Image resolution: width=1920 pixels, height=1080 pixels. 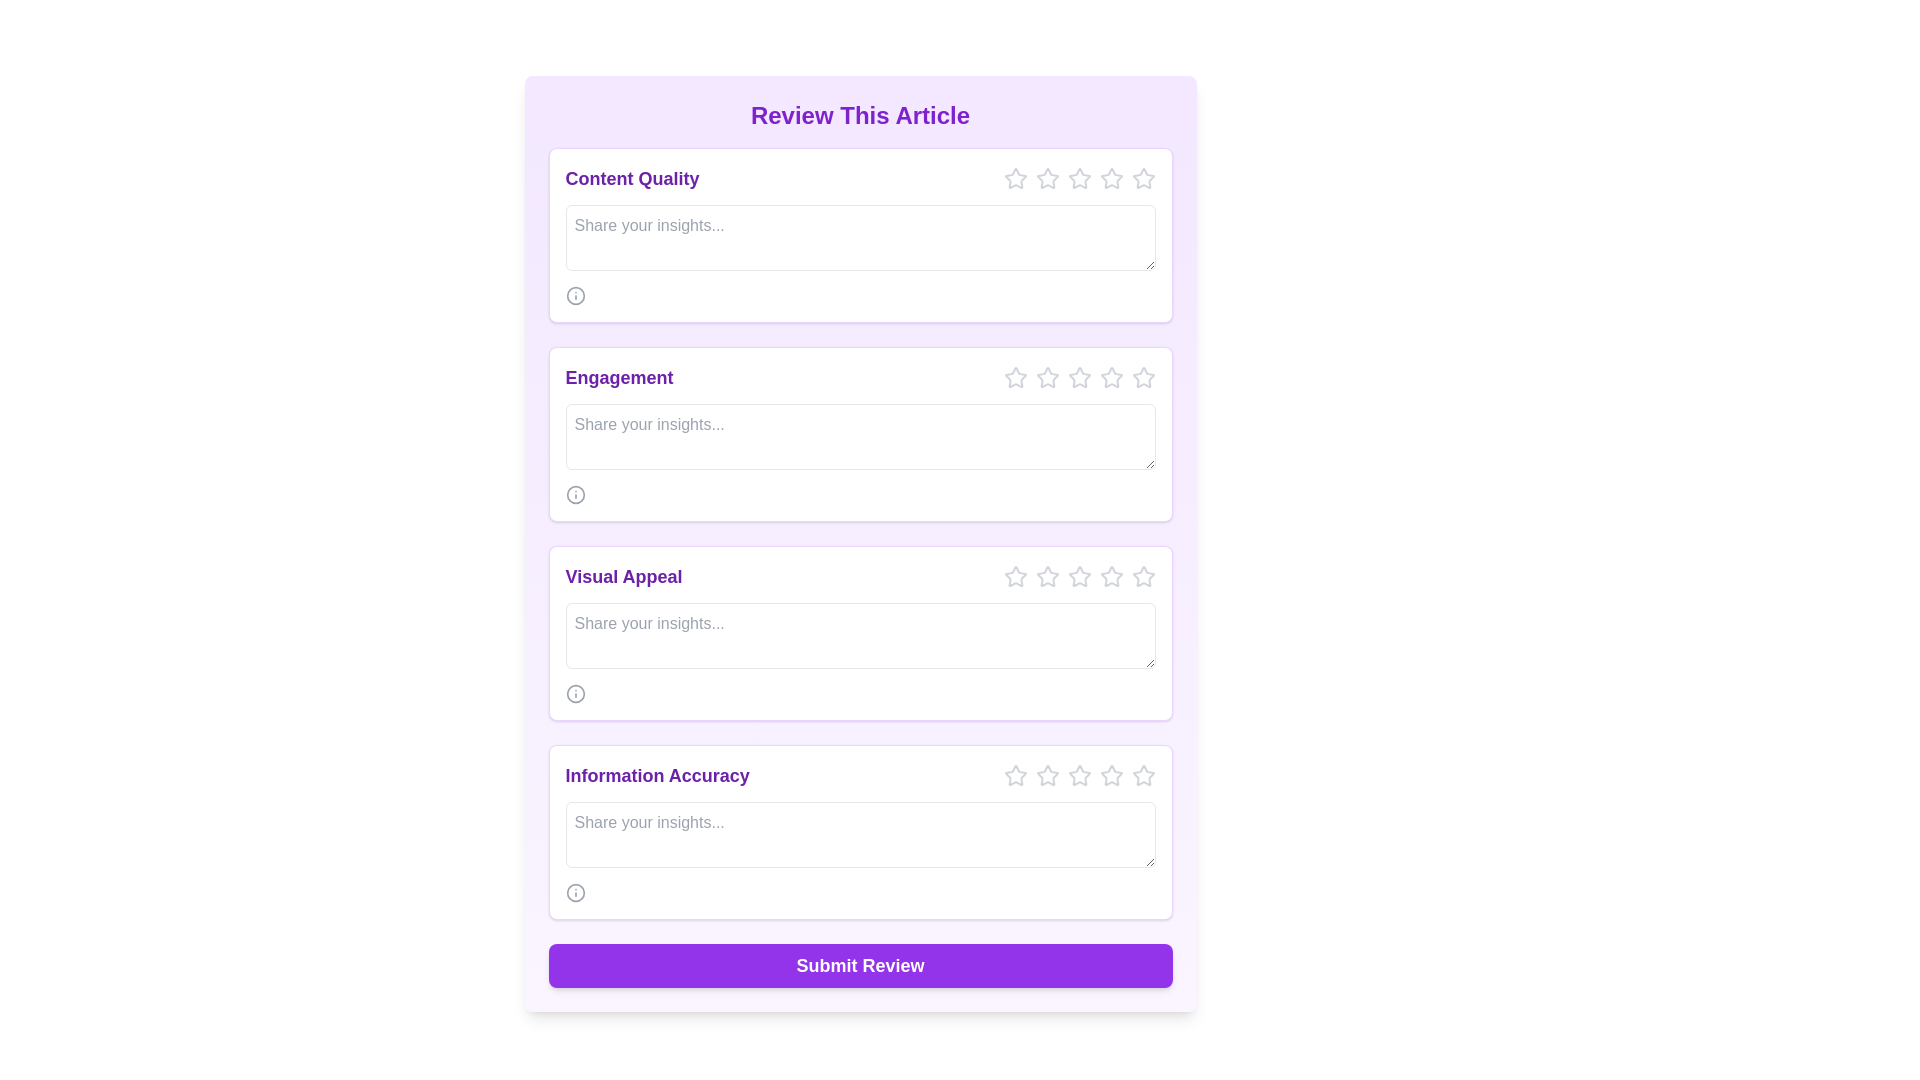 I want to click on the fifth star icon in the Engagement rating section, which is a gray star-shaped icon part of a horizontal group of six icons, so click(x=1143, y=378).